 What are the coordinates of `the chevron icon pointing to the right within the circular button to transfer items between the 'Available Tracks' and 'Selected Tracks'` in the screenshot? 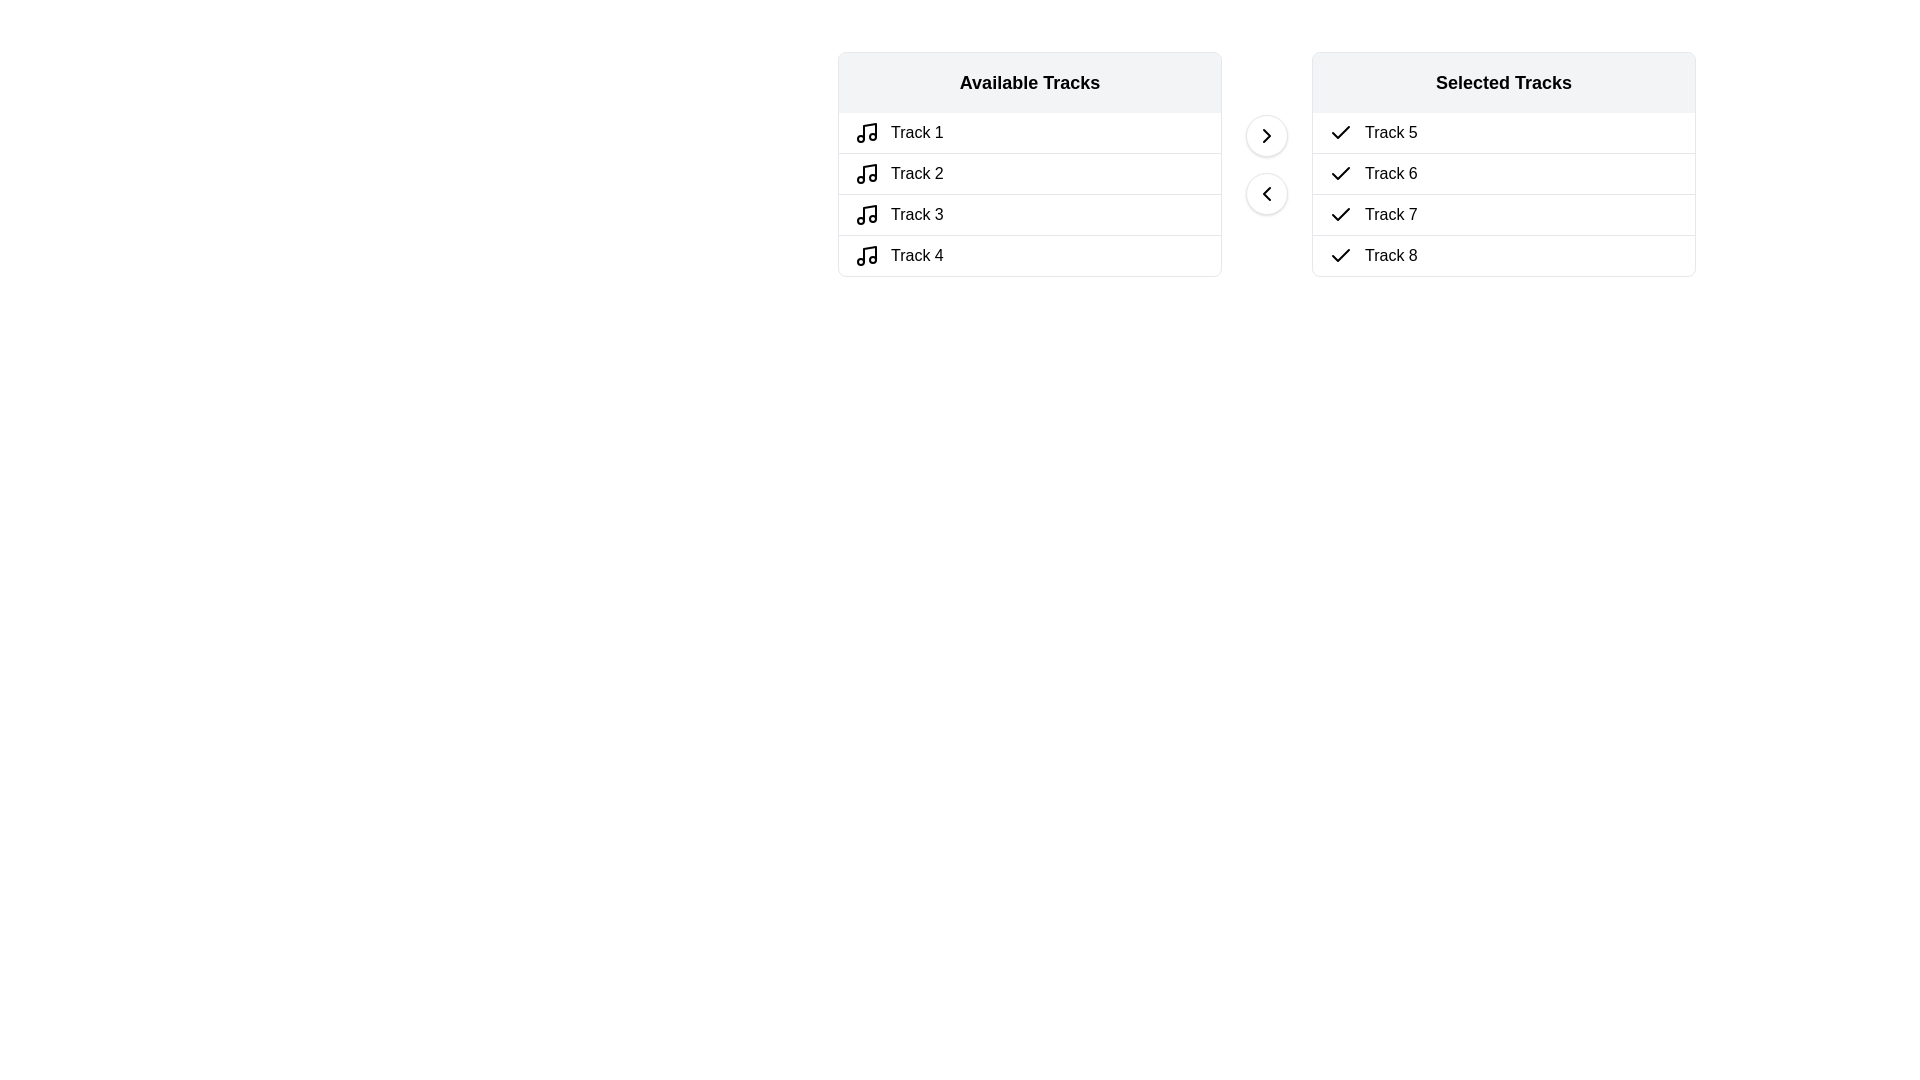 It's located at (1266, 135).